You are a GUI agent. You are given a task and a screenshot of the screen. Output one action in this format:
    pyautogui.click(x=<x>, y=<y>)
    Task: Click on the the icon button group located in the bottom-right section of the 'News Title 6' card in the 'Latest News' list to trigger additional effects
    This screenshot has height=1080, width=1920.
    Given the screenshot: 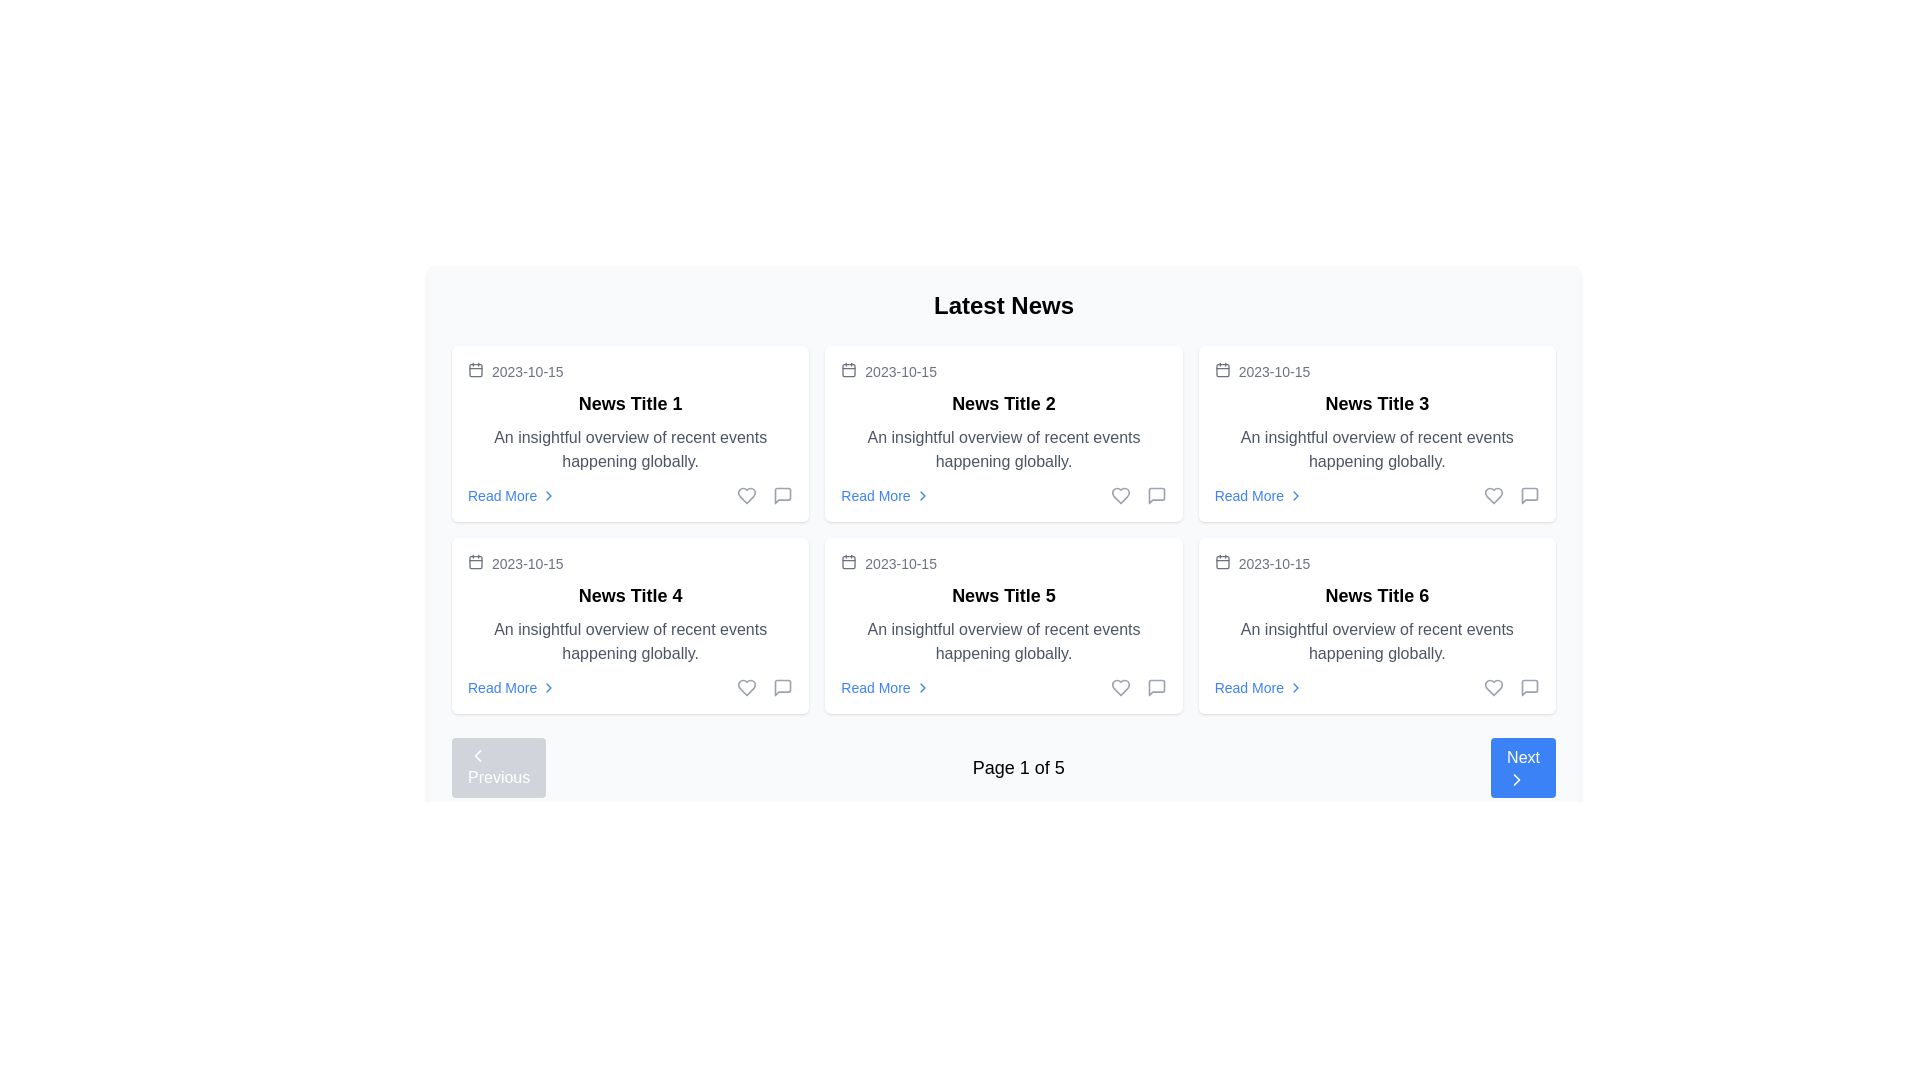 What is the action you would take?
    pyautogui.click(x=1512, y=686)
    